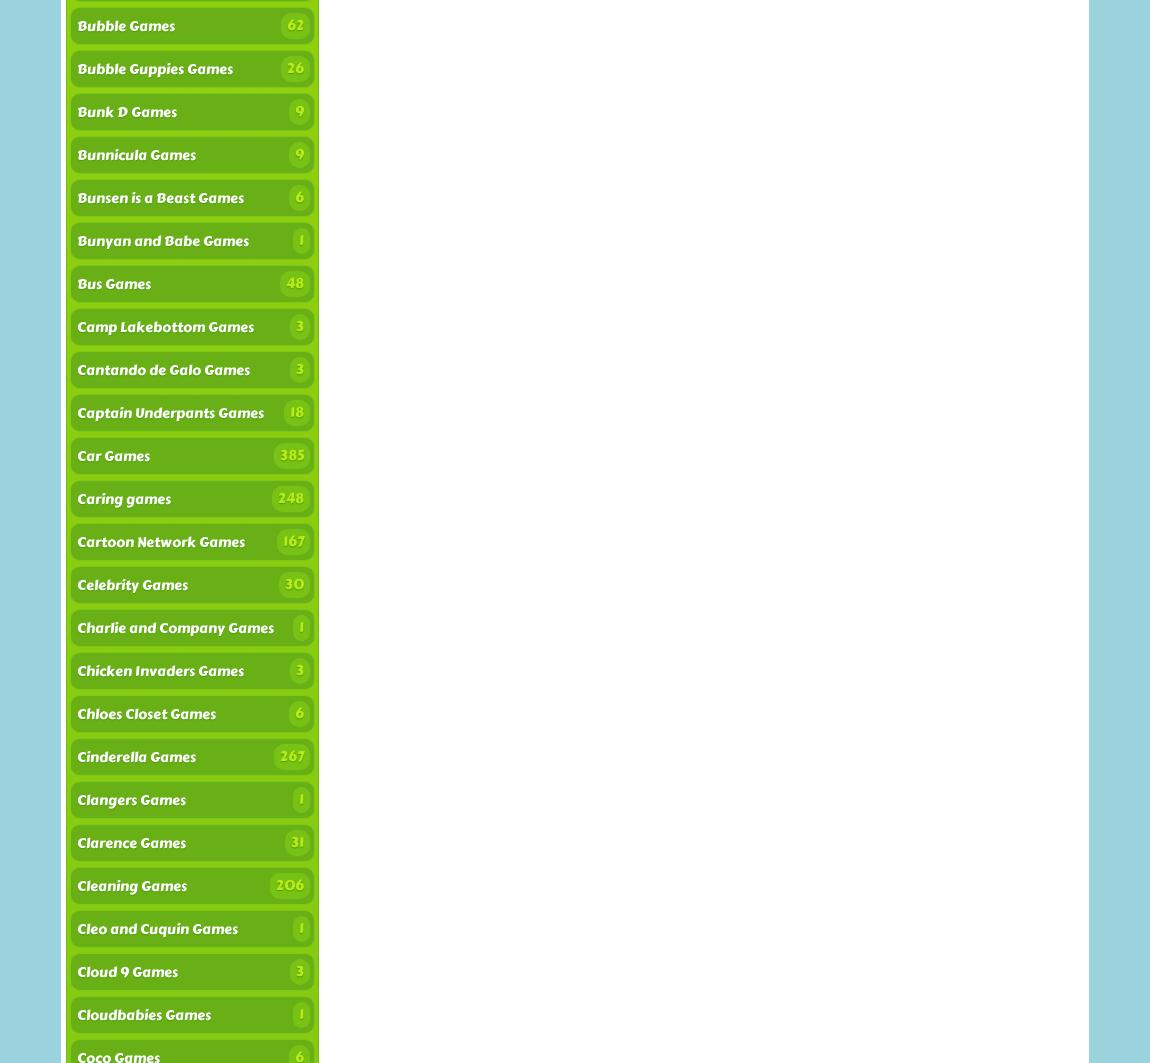 Image resolution: width=1150 pixels, height=1063 pixels. Describe the element at coordinates (295, 68) in the screenshot. I see `'26'` at that location.